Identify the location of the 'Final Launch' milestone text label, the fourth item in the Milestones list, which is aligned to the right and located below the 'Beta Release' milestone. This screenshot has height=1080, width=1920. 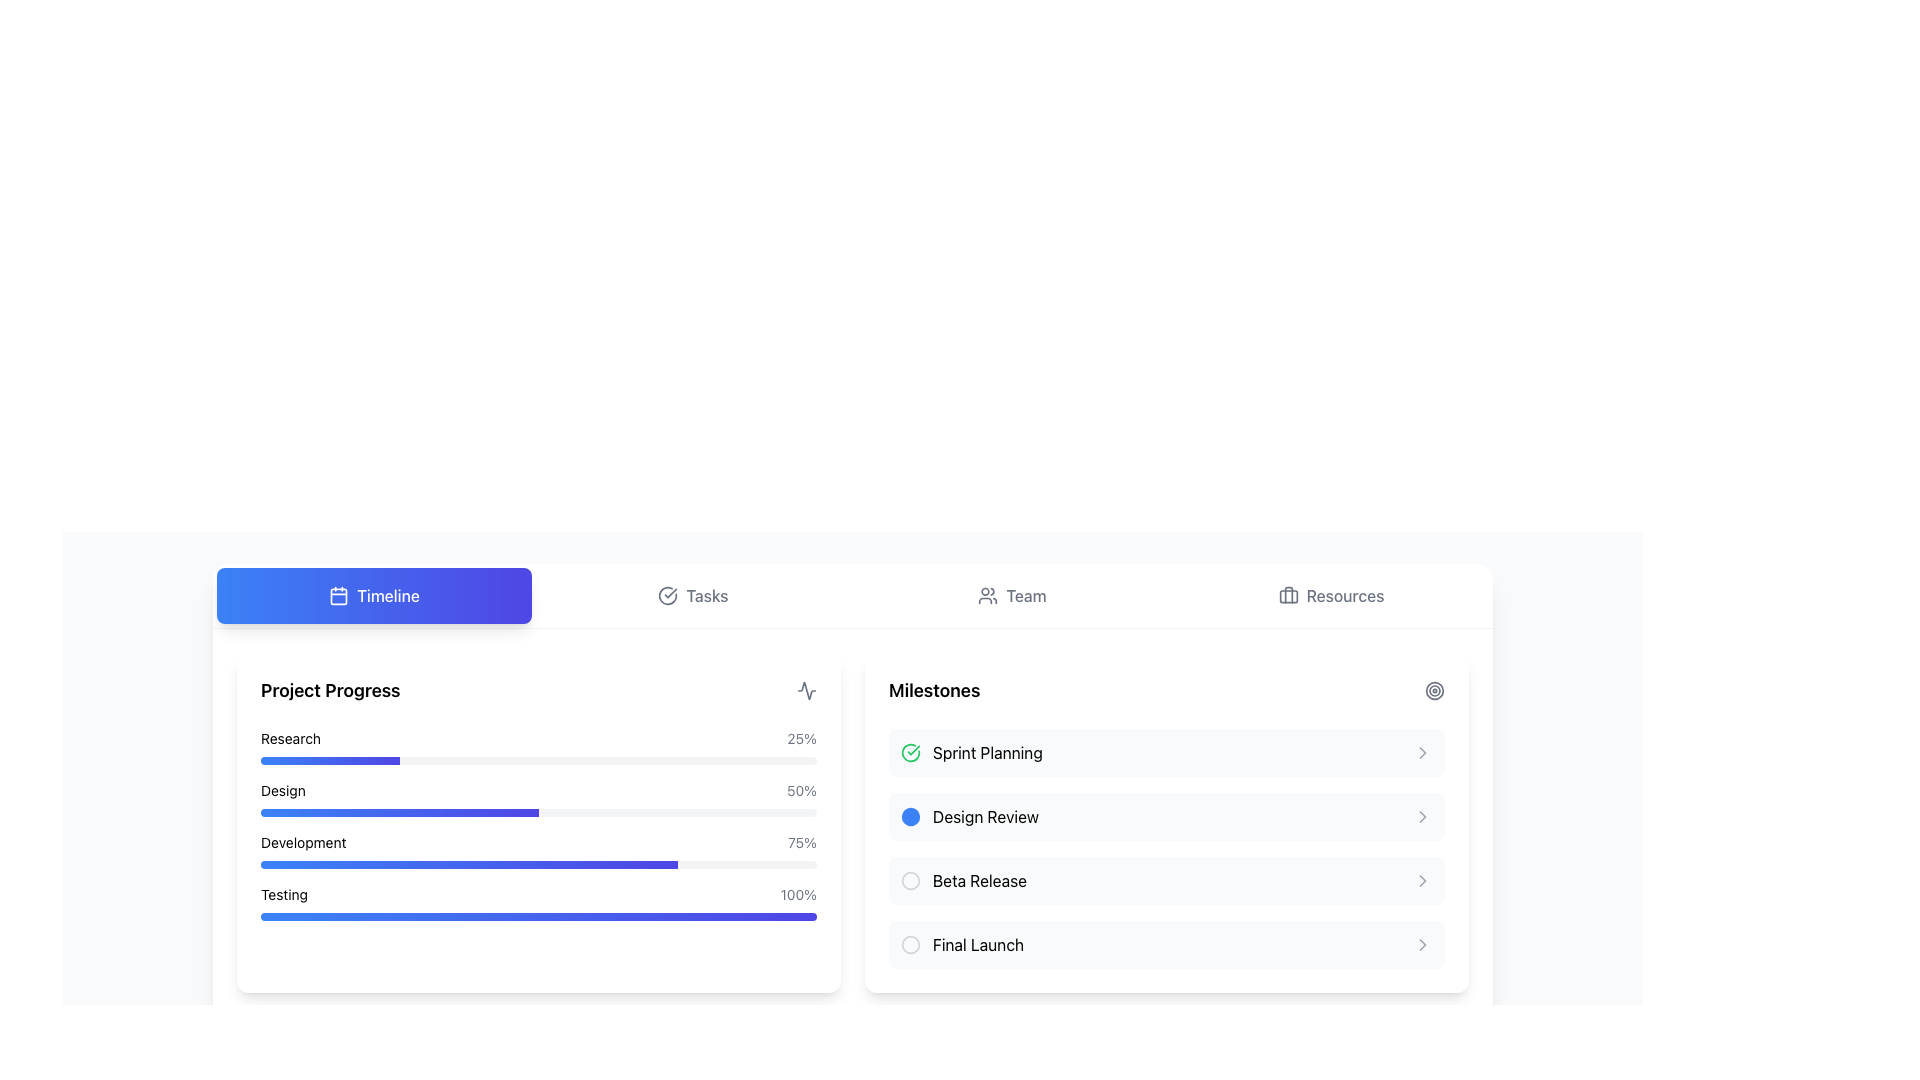
(978, 945).